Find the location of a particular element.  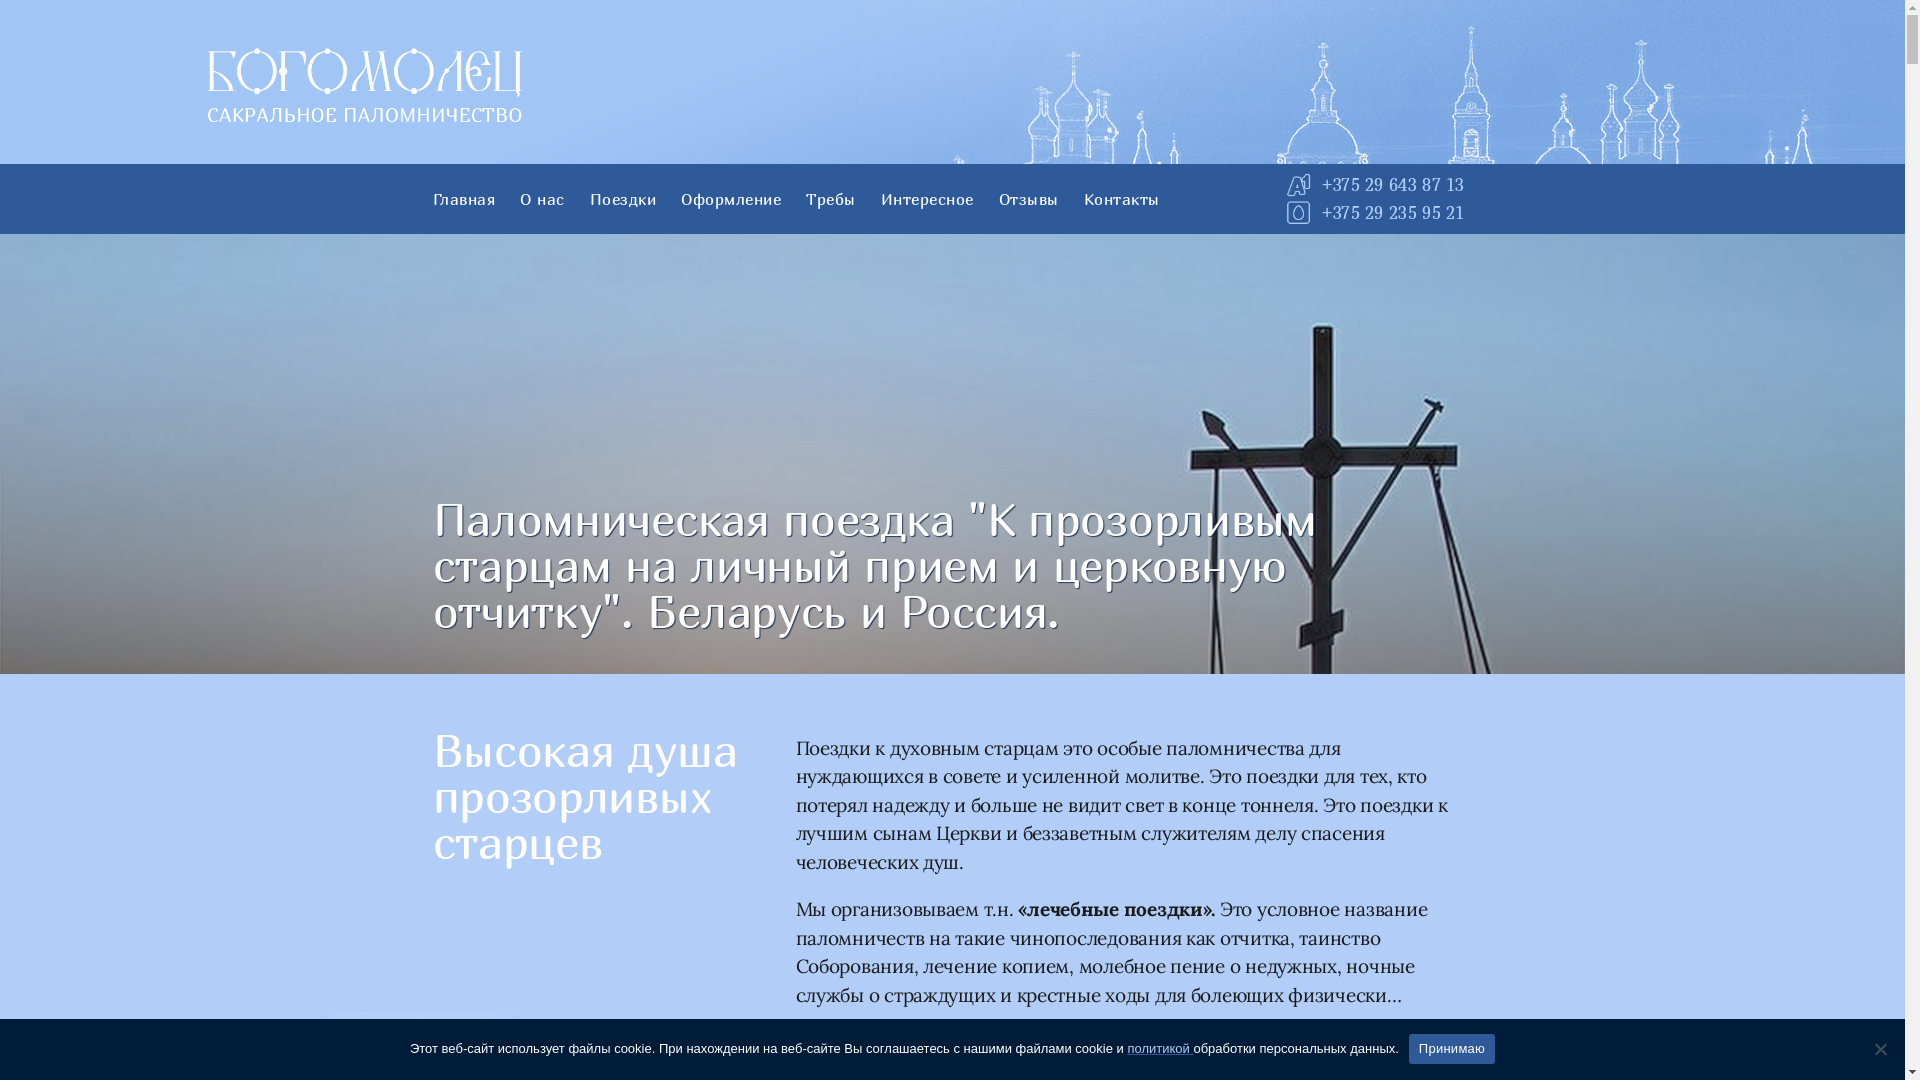

'+375 29 235 95 21' is located at coordinates (1320, 212).